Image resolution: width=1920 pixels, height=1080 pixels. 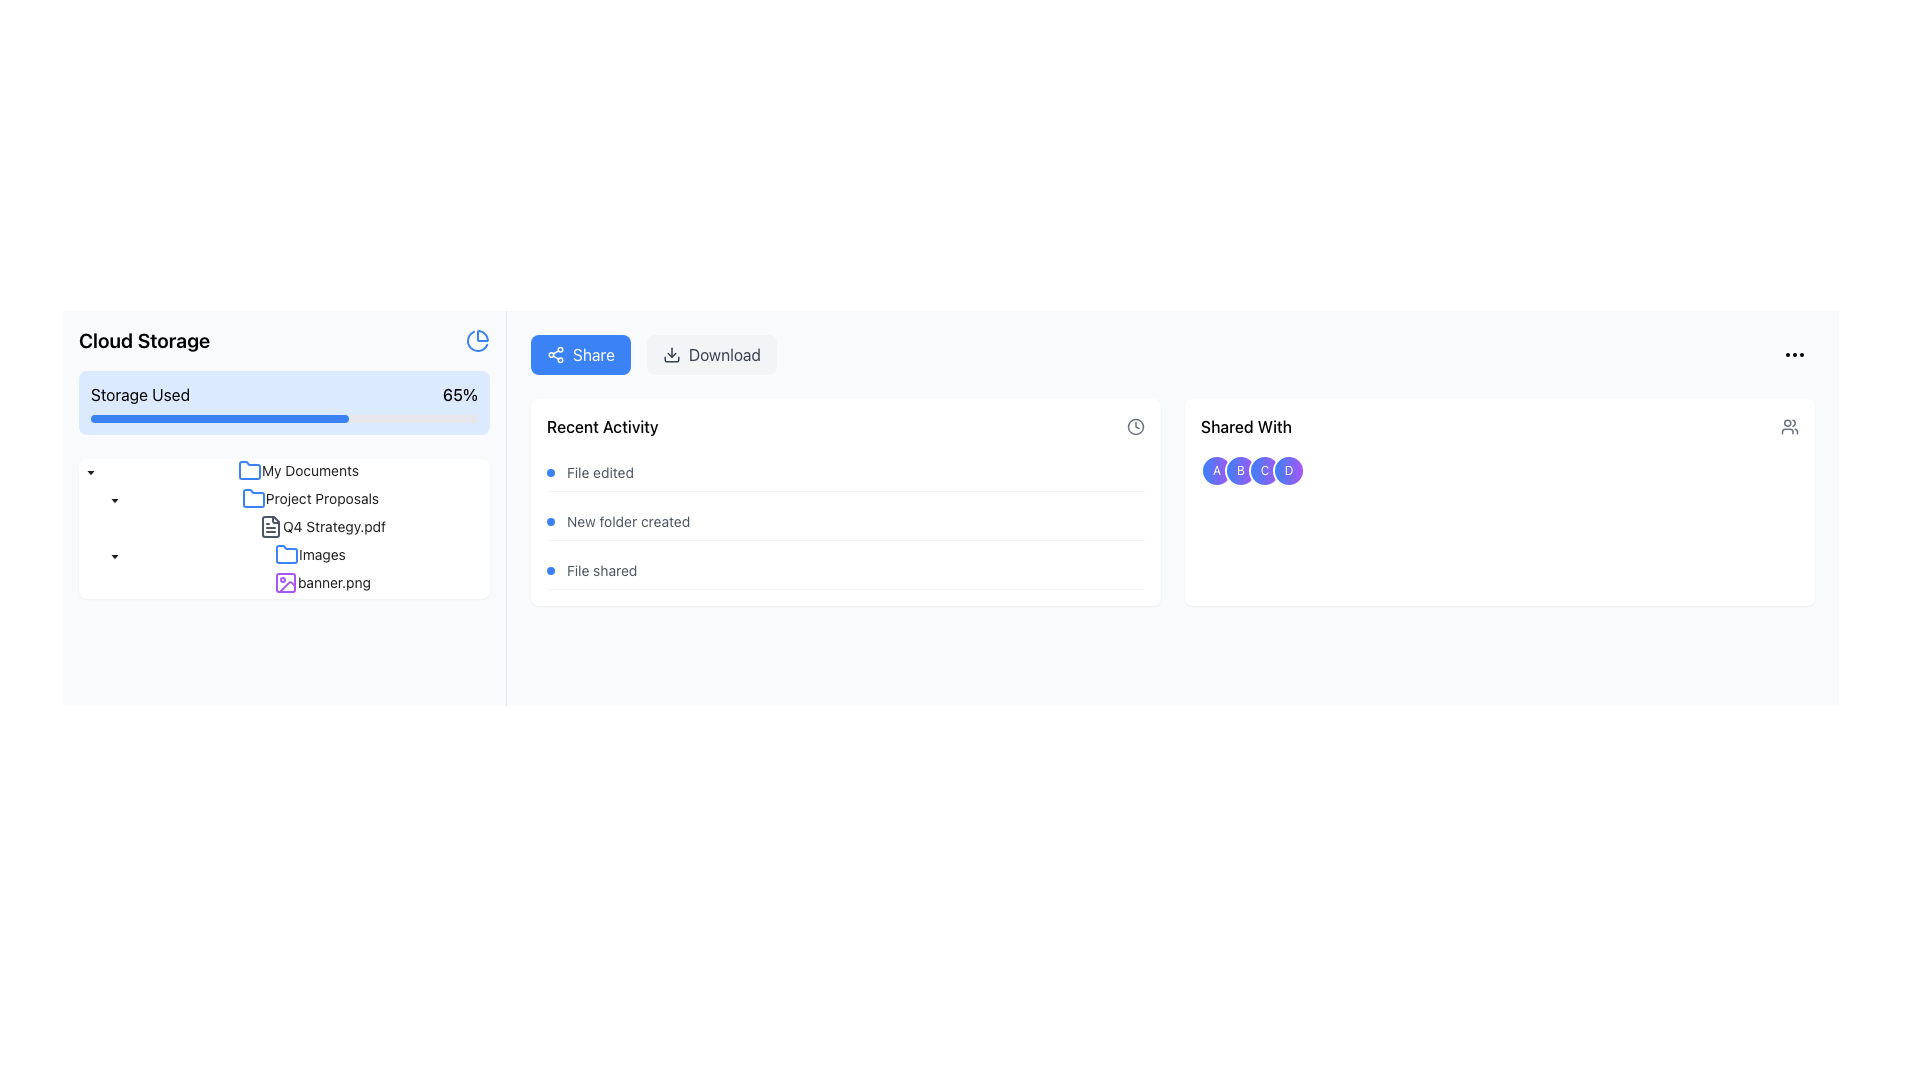 What do you see at coordinates (334, 525) in the screenshot?
I see `the text label representing the file 'Q4 Strategy.pdf'` at bounding box center [334, 525].